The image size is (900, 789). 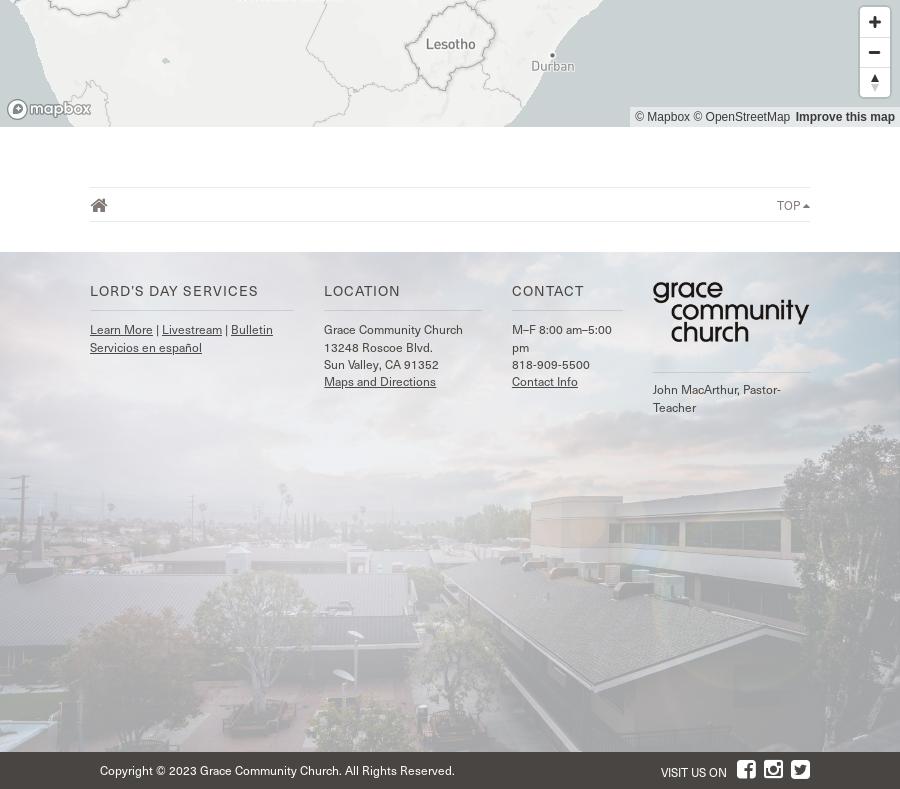 What do you see at coordinates (559, 336) in the screenshot?
I see `'M–F 8:00 am–5:00 pm'` at bounding box center [559, 336].